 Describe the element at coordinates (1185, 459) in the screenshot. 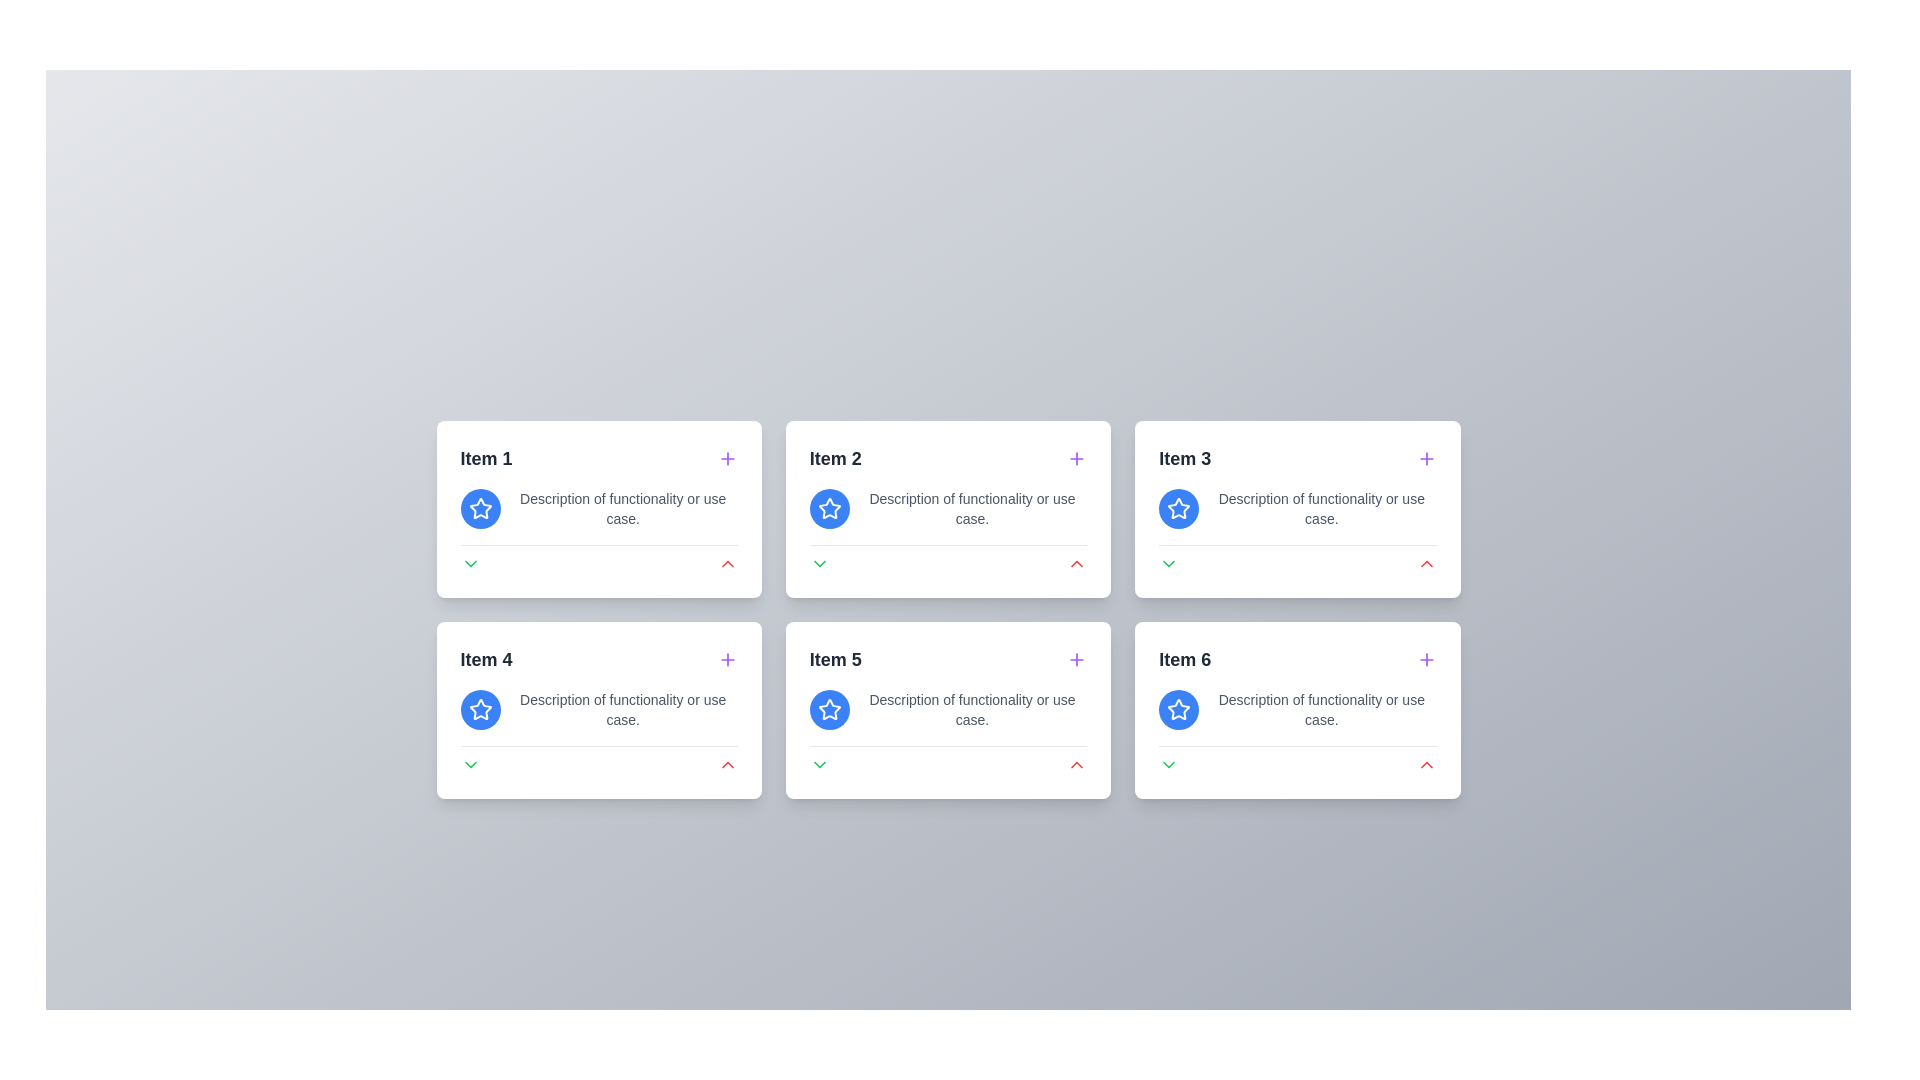

I see `the primary text header that identifies the third item in a grid of cards, positioned to the right of 'Item 2' and above 'Item 6'` at that location.